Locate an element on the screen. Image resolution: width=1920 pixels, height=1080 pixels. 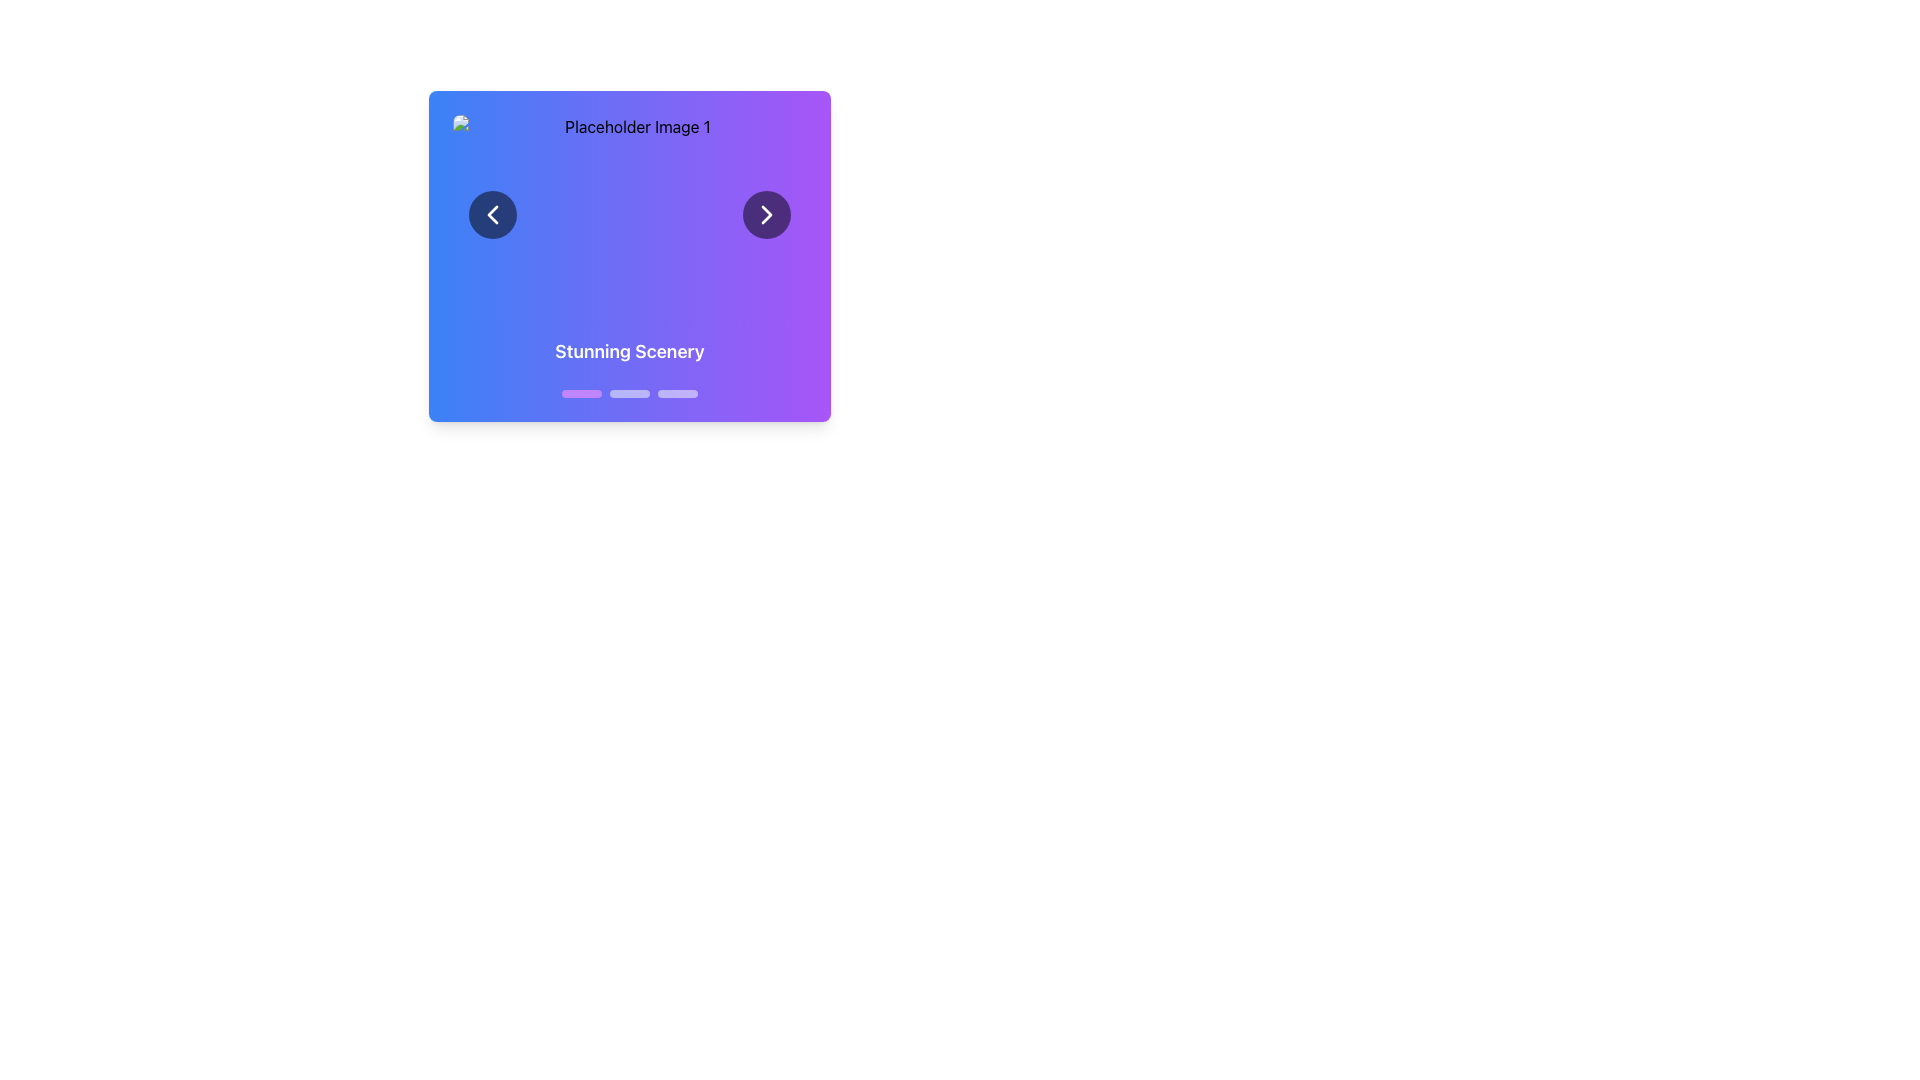
the left navigation button for the media carousel is located at coordinates (493, 213).